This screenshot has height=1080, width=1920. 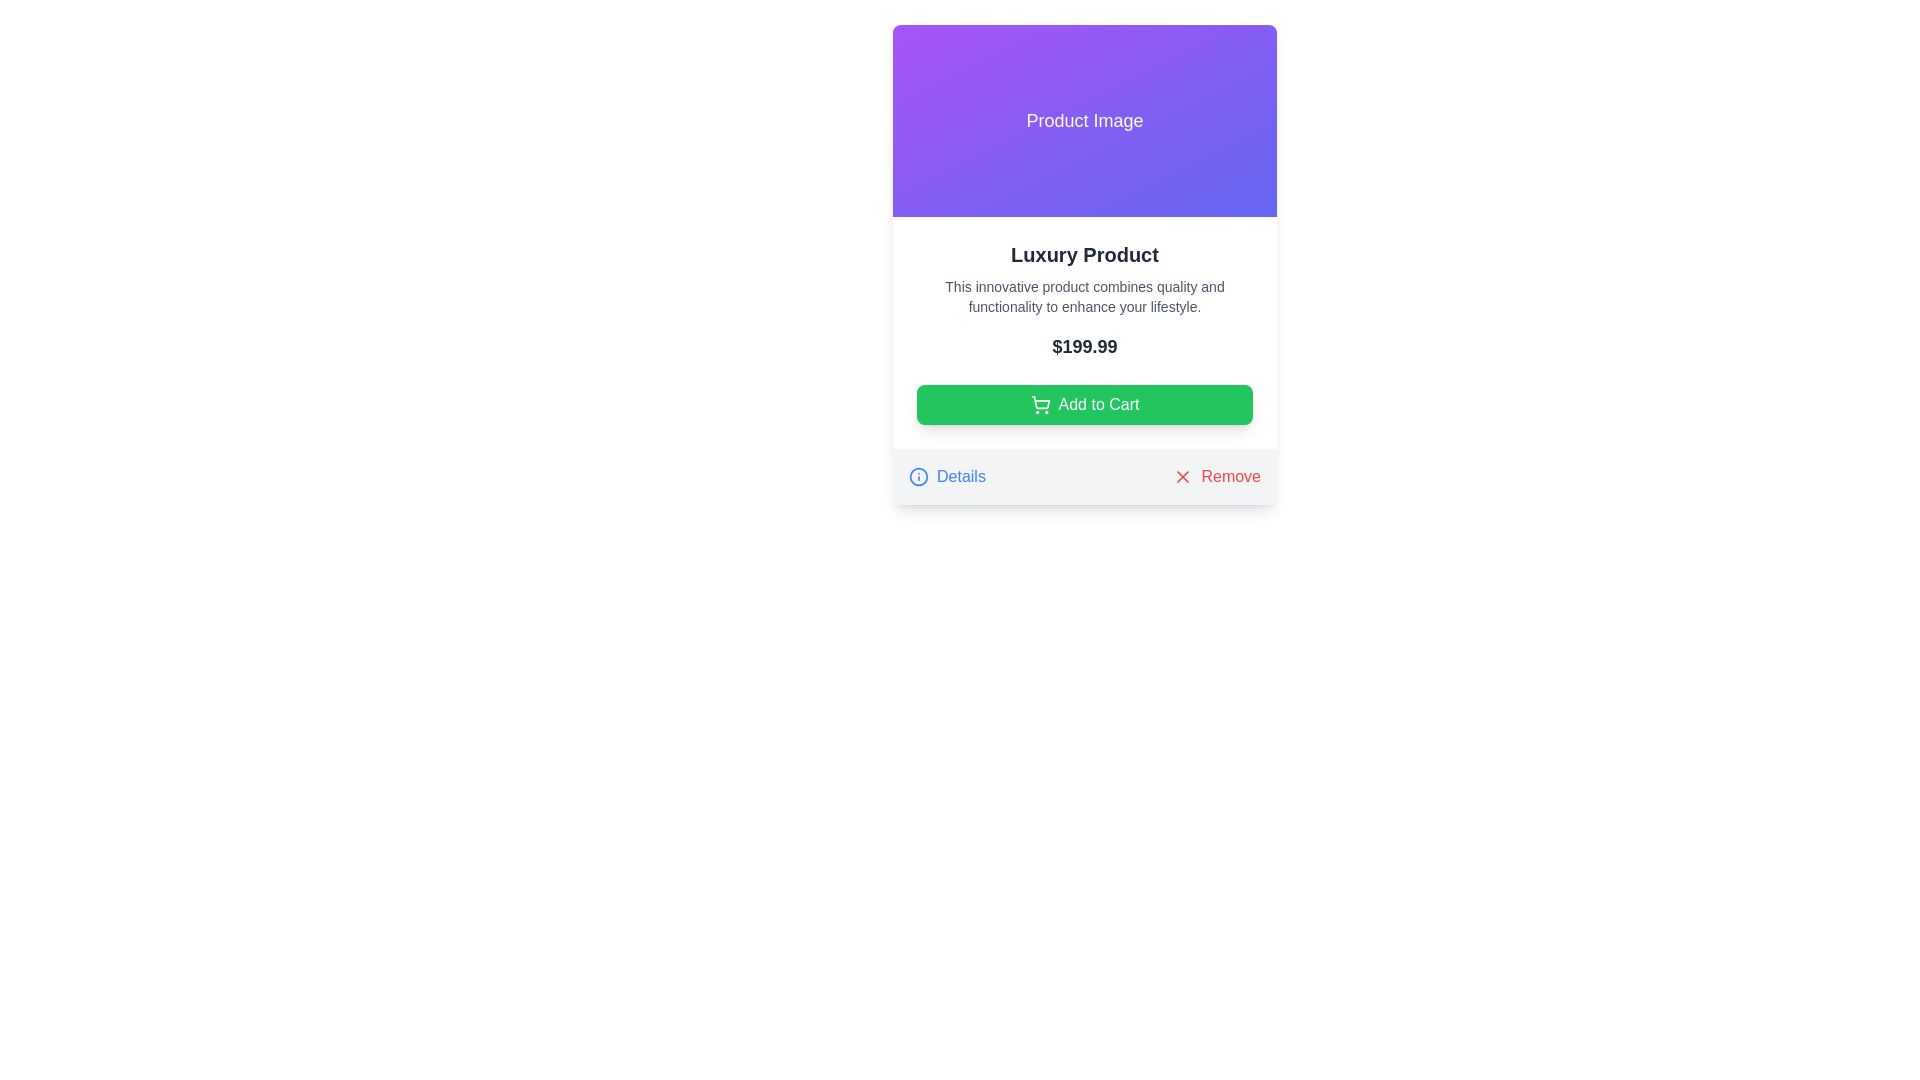 I want to click on the 'Details' button which has an information icon and text, located at the bottom section of a card layout, to ensure accessibility interactions, so click(x=946, y=477).